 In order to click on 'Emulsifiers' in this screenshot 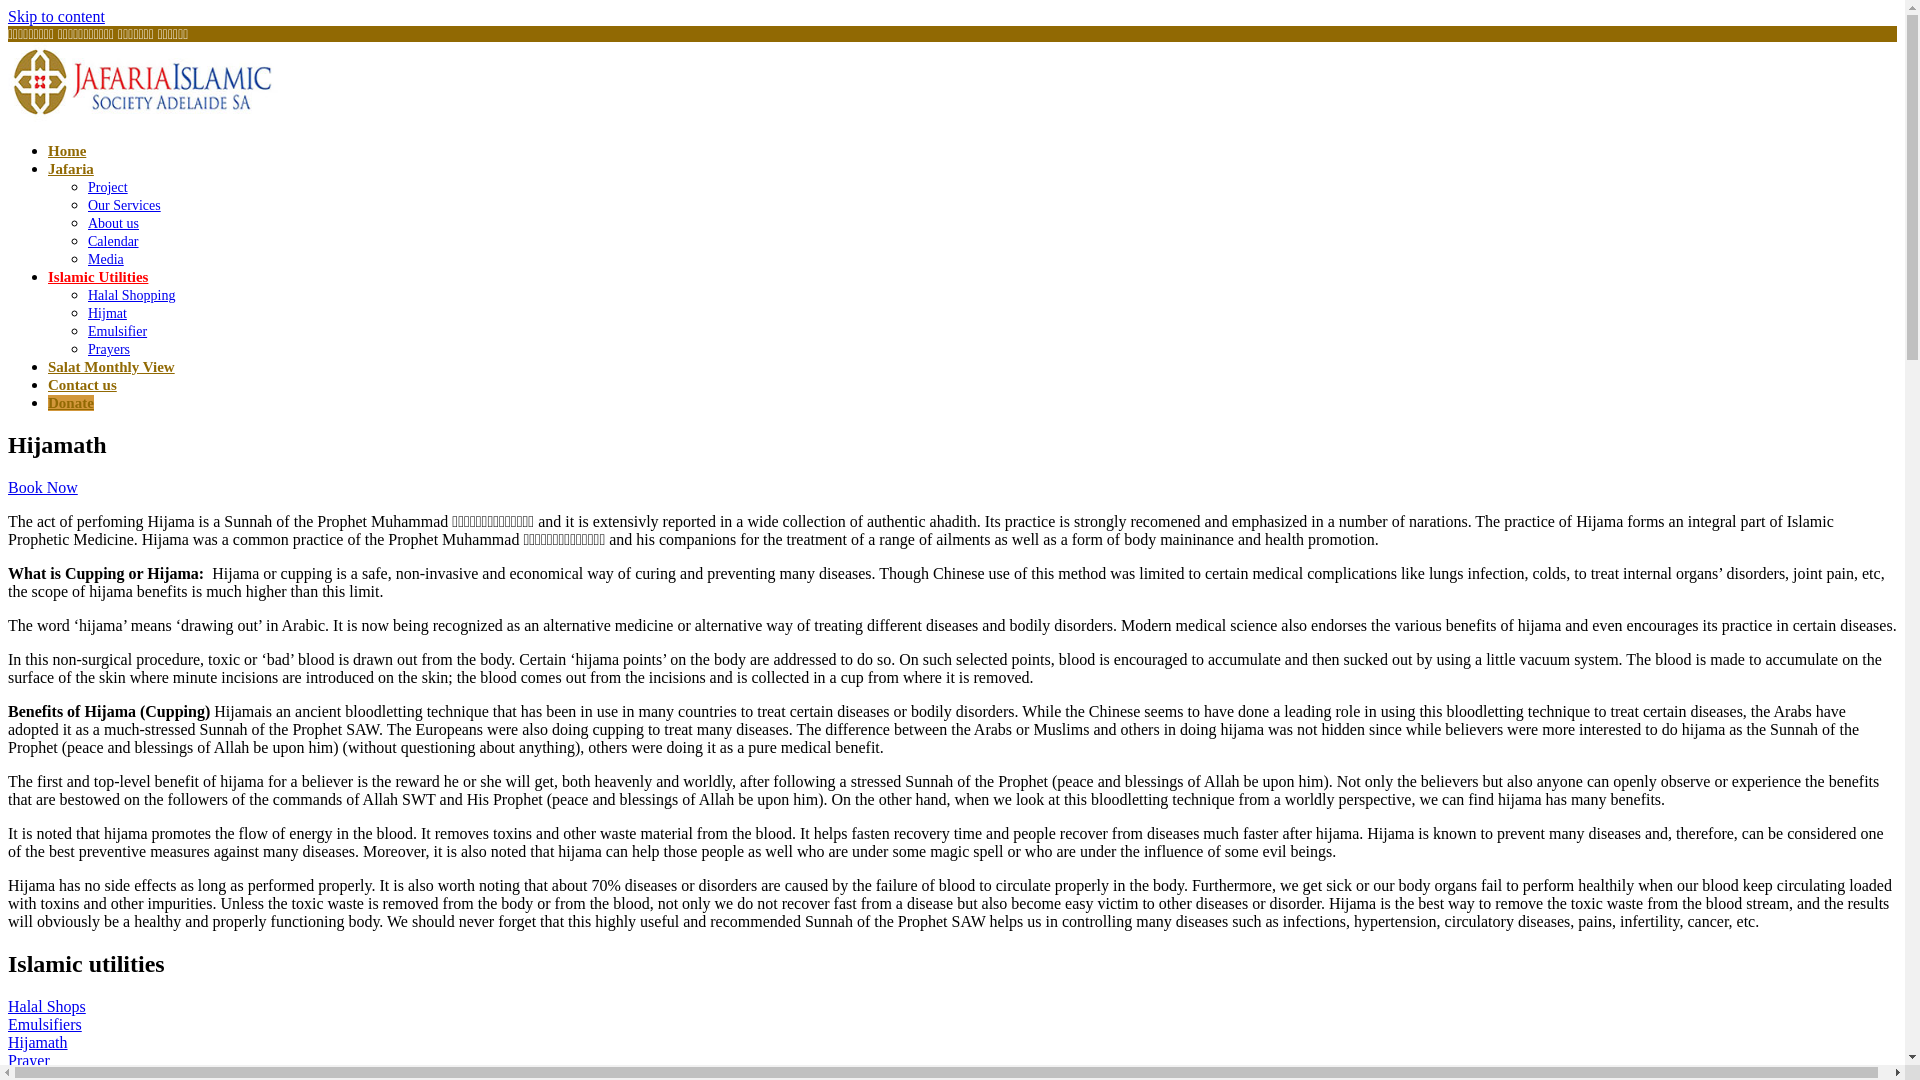, I will do `click(44, 1024)`.